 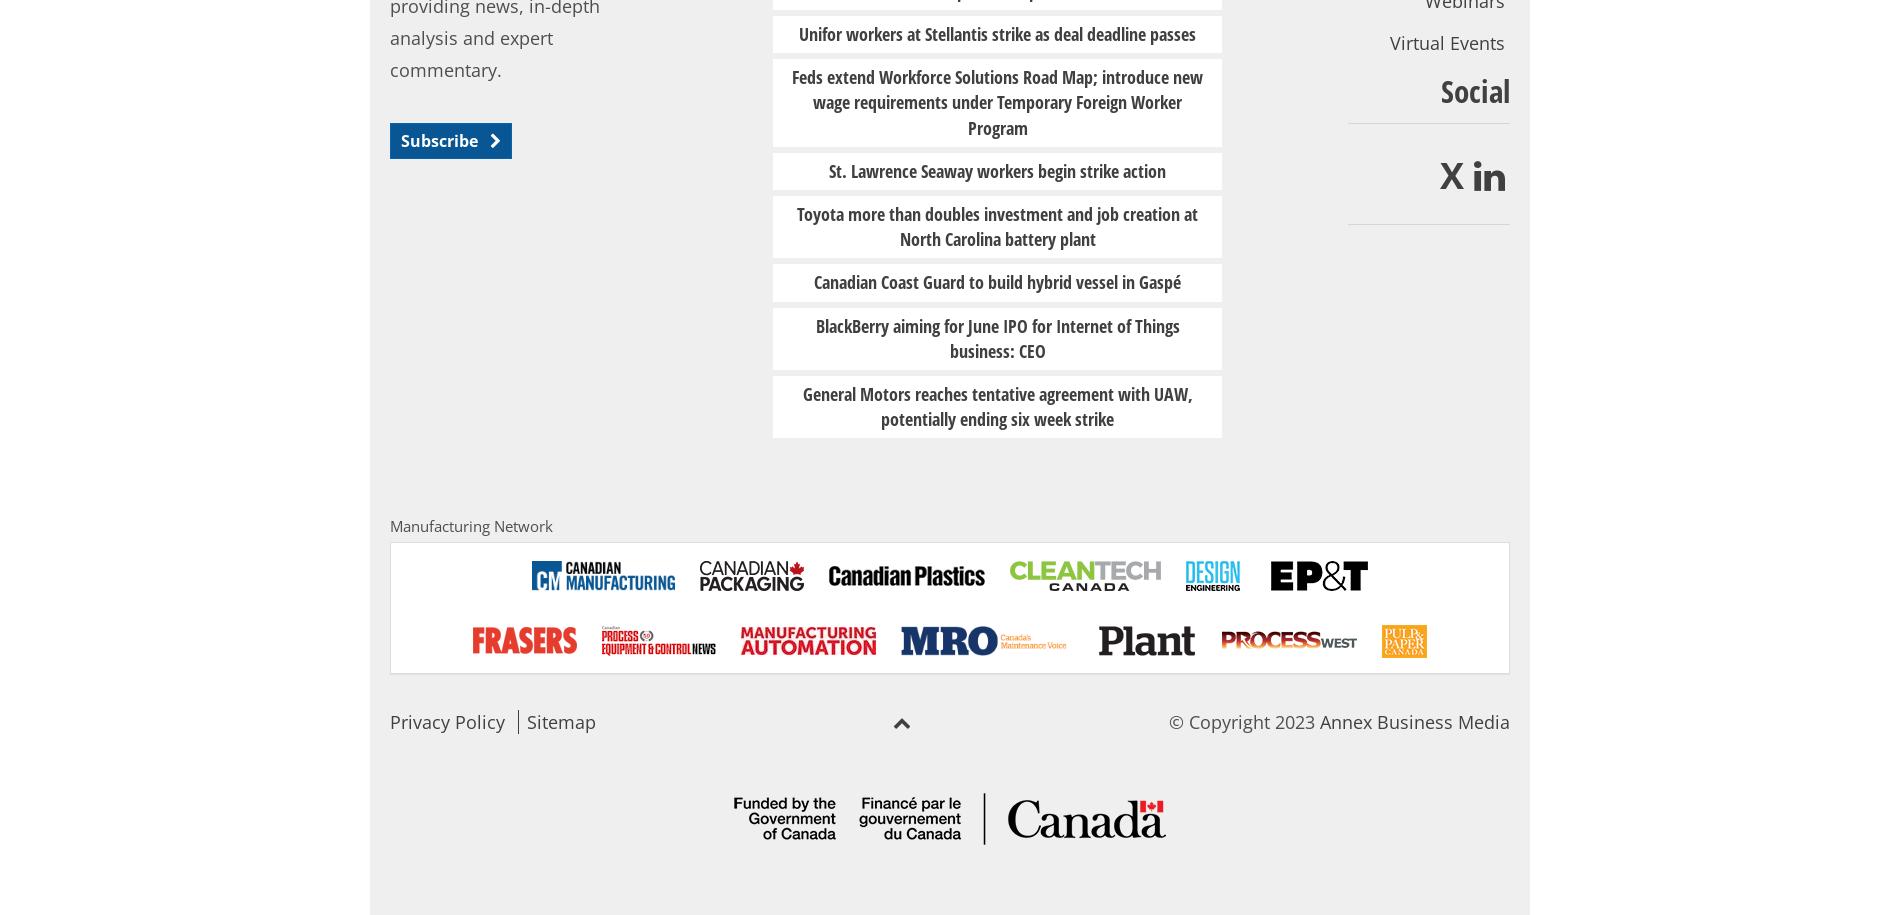 I want to click on 'Sitemap', so click(x=561, y=721).